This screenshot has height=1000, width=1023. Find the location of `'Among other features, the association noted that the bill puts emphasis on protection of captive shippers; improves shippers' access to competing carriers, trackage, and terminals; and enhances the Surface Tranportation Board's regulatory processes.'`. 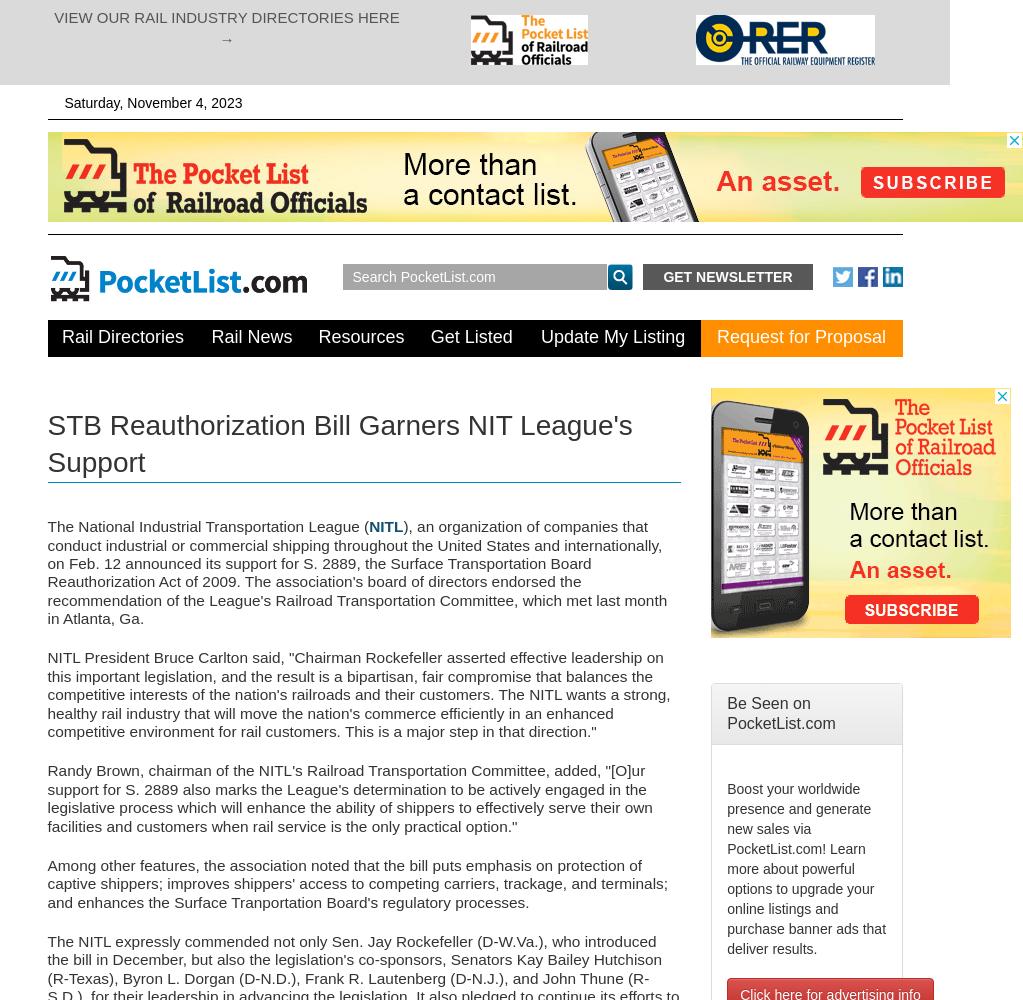

'Among other features, the association noted that the bill puts emphasis on protection of captive shippers; improves shippers' access to competing carriers, trackage, and terminals; and enhances the Surface Tranportation Board's regulatory processes.' is located at coordinates (356, 883).